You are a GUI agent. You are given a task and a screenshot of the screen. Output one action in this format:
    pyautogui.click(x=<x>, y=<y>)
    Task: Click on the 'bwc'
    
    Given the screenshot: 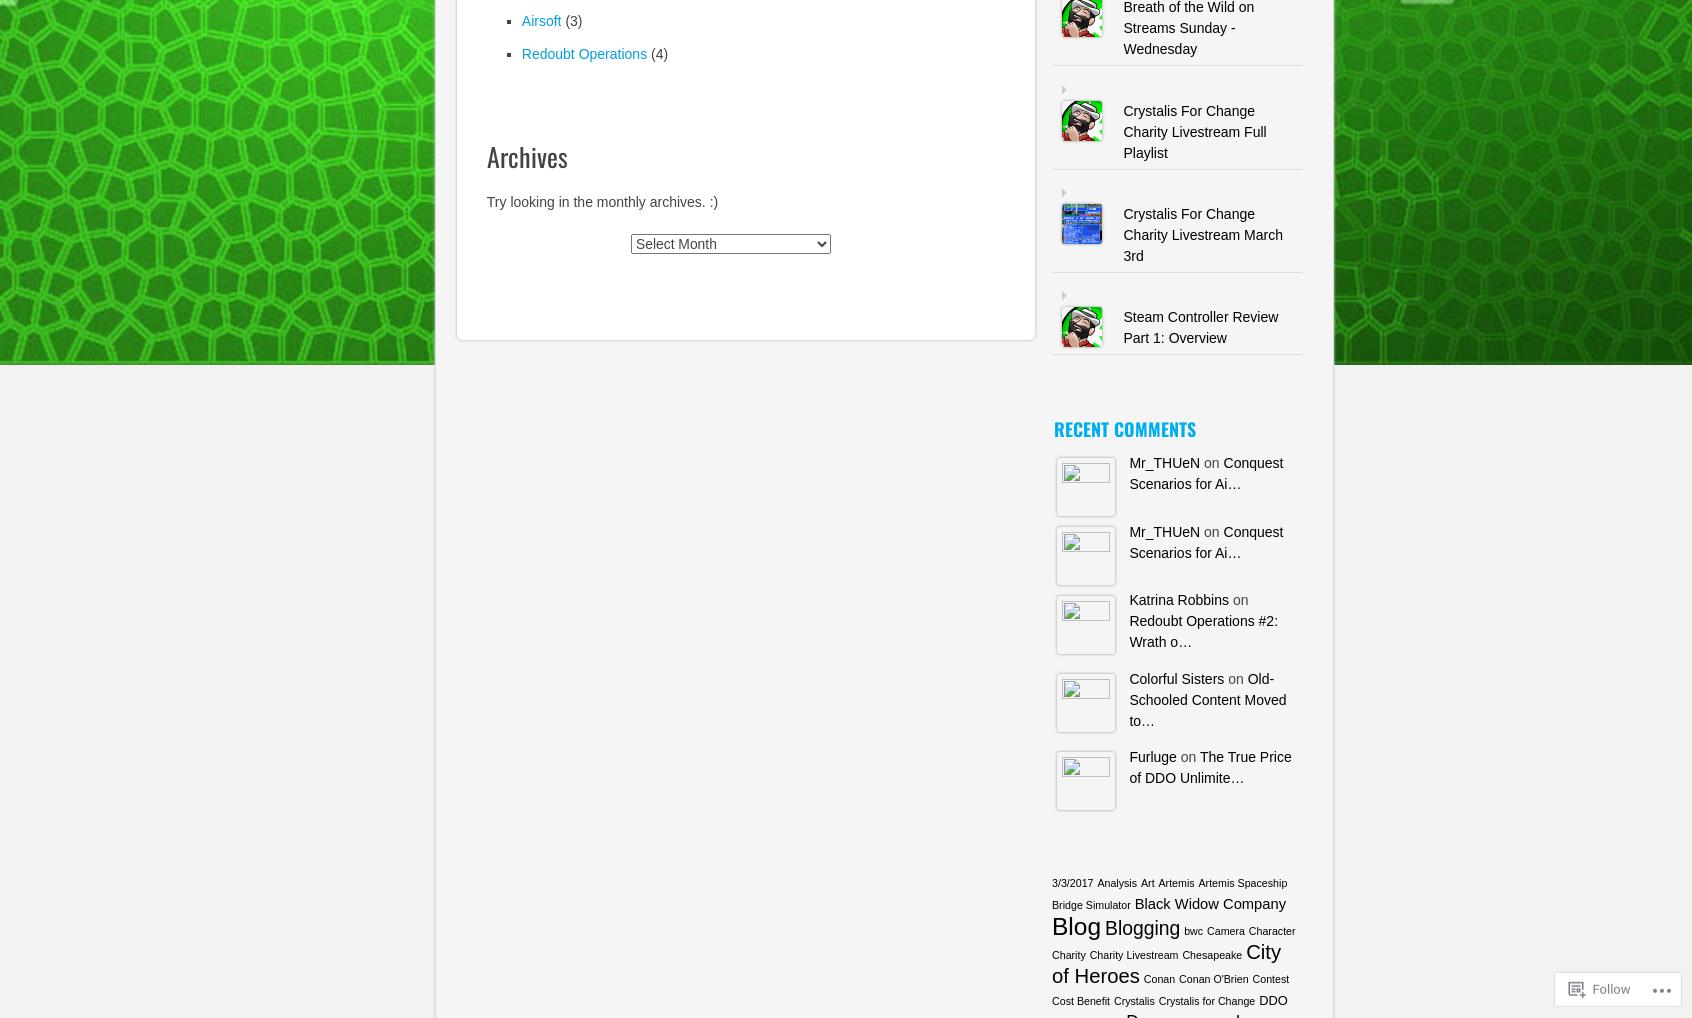 What is the action you would take?
    pyautogui.click(x=1183, y=929)
    